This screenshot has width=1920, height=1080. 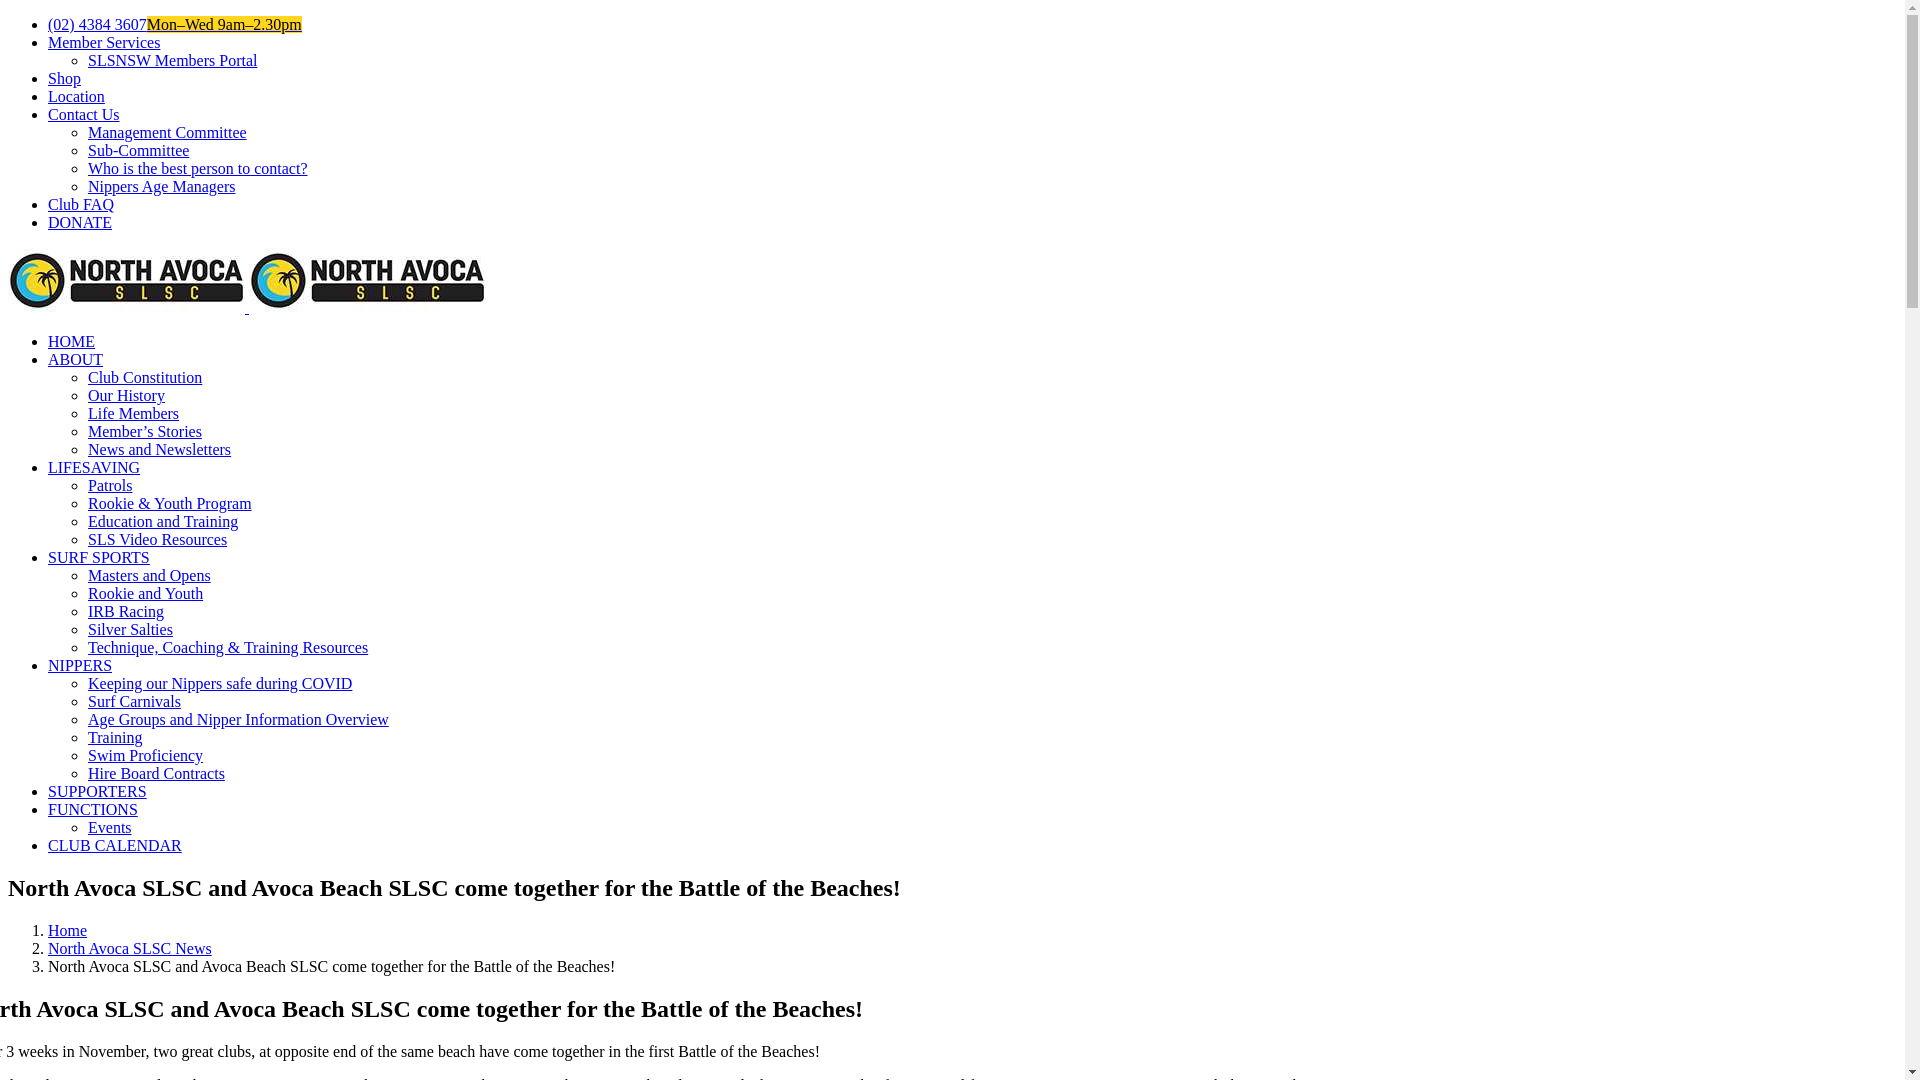 What do you see at coordinates (169, 502) in the screenshot?
I see `'Rookie & Youth Program'` at bounding box center [169, 502].